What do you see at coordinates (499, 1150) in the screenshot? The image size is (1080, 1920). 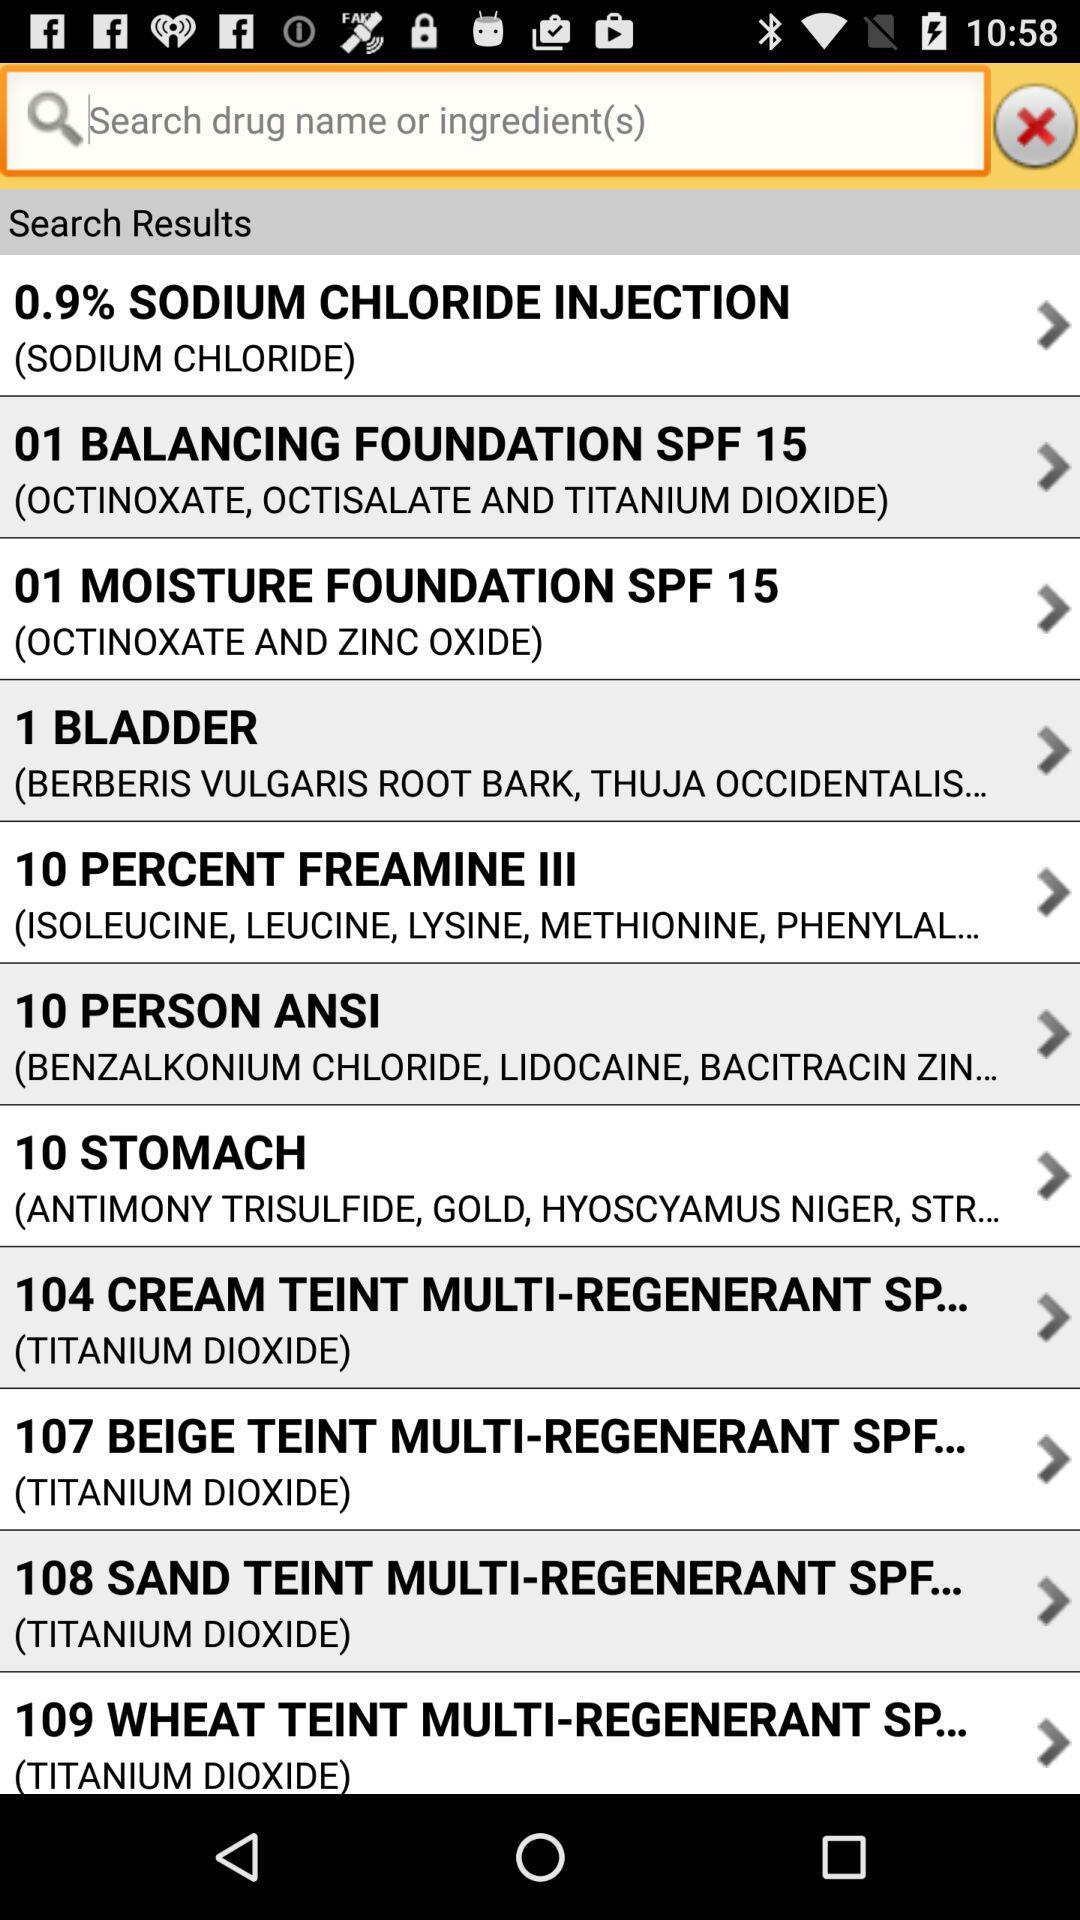 I see `10 stomach item` at bounding box center [499, 1150].